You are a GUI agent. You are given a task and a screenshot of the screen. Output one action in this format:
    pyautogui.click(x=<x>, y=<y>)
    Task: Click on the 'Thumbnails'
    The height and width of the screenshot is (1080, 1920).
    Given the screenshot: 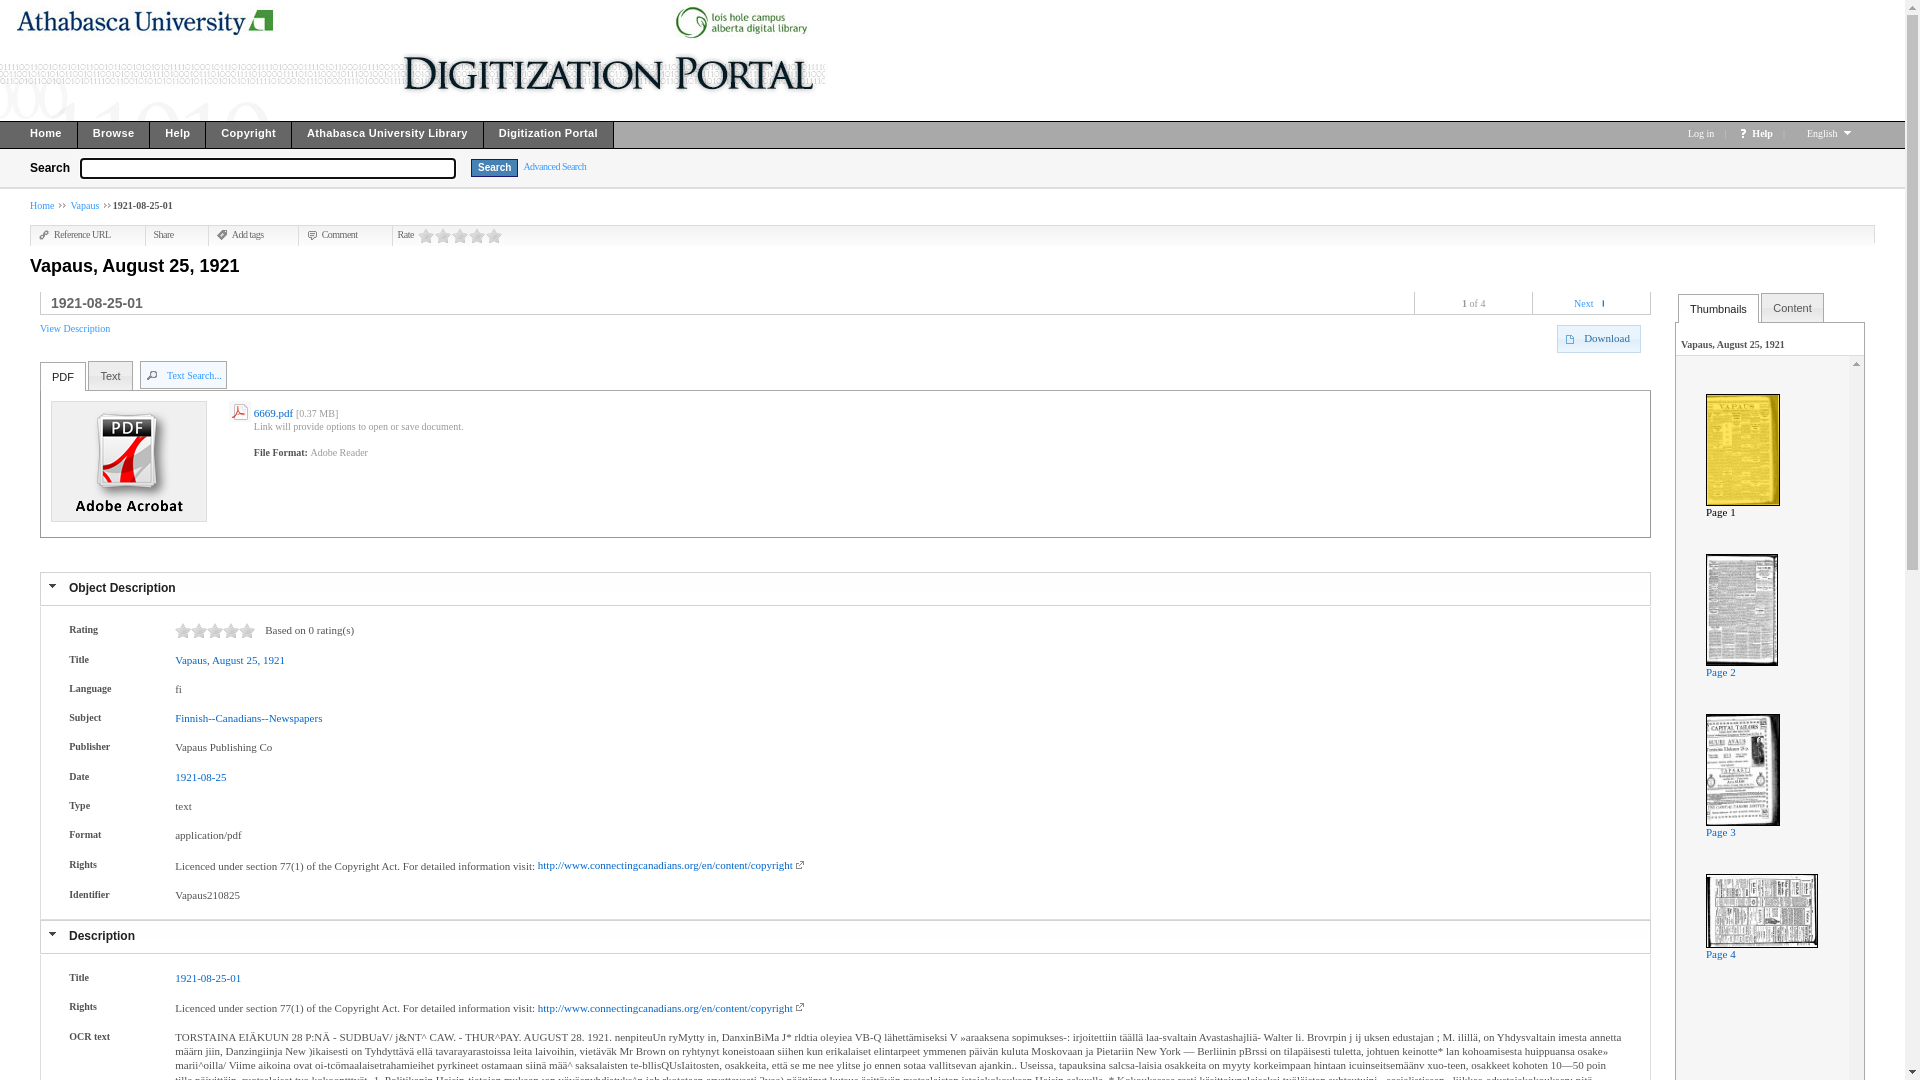 What is the action you would take?
    pyautogui.click(x=1679, y=308)
    